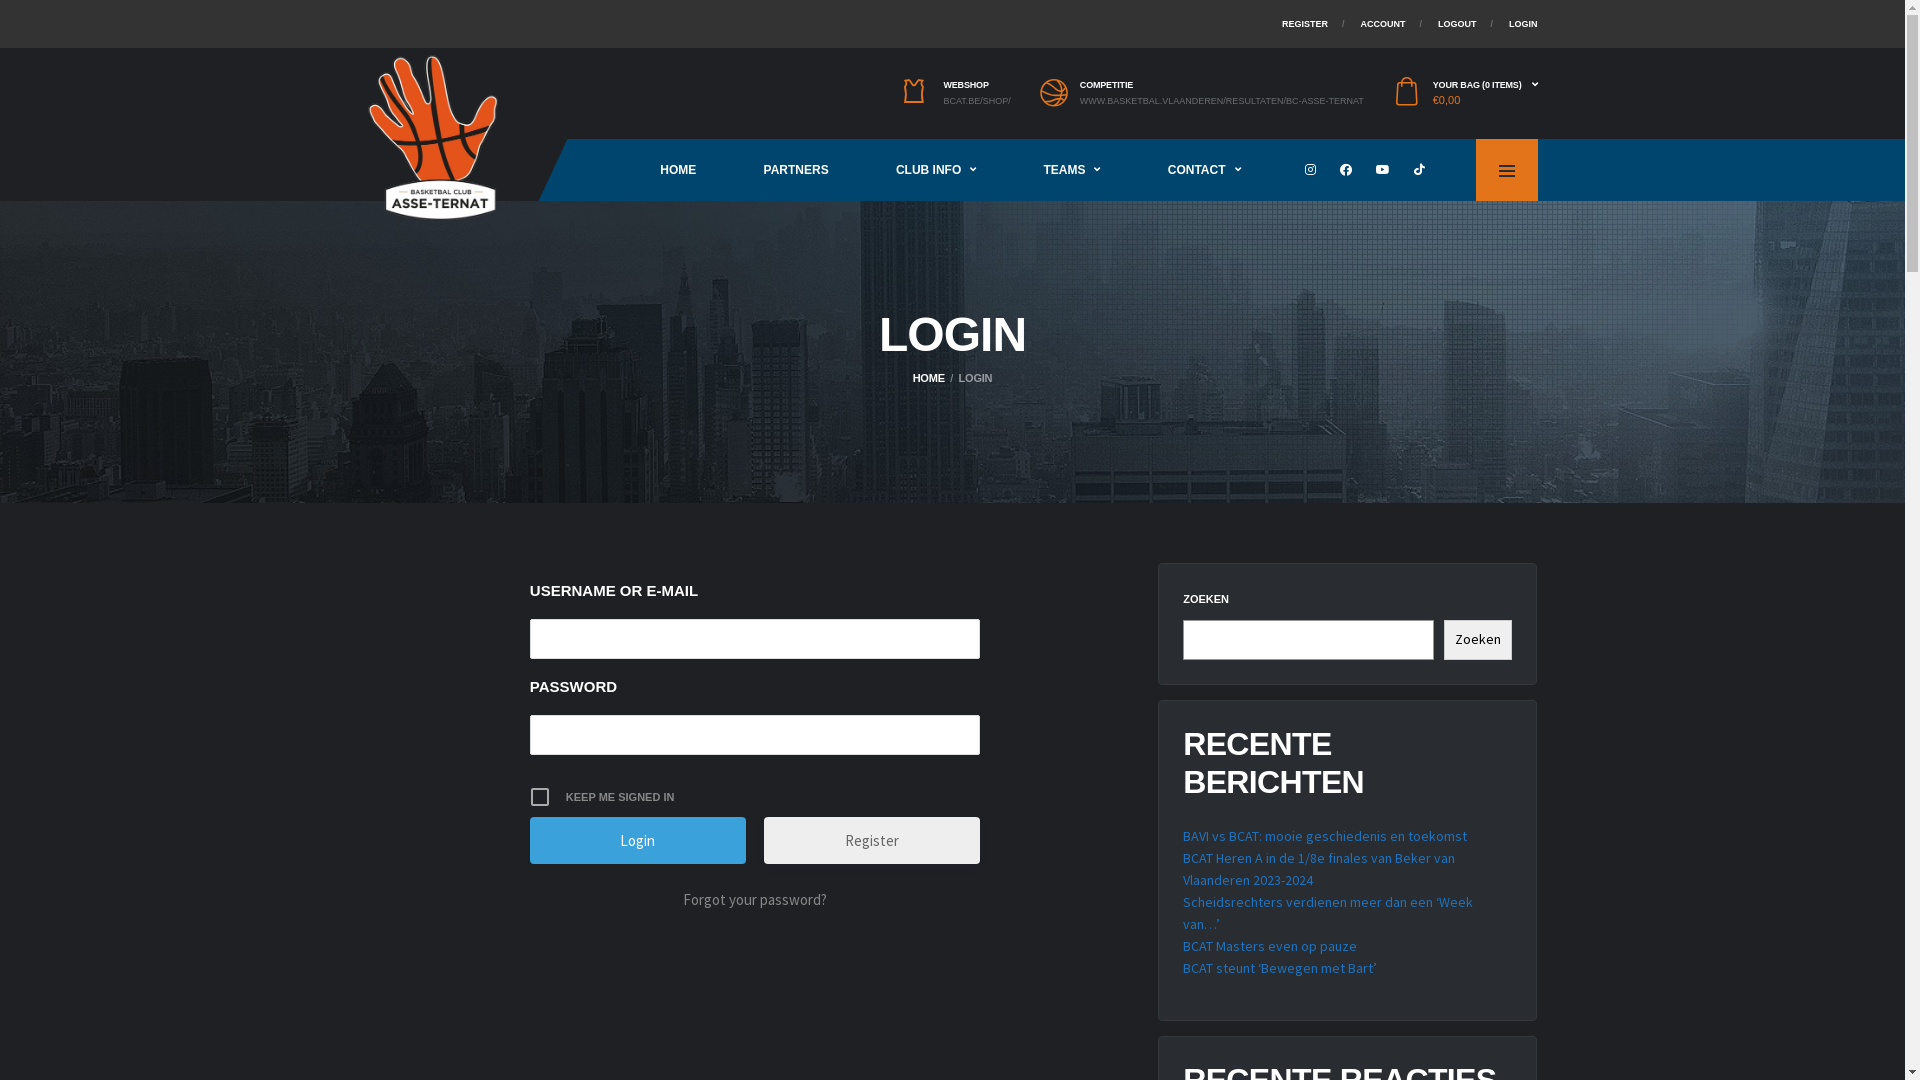  Describe the element at coordinates (1381, 23) in the screenshot. I see `'ACCOUNT'` at that location.